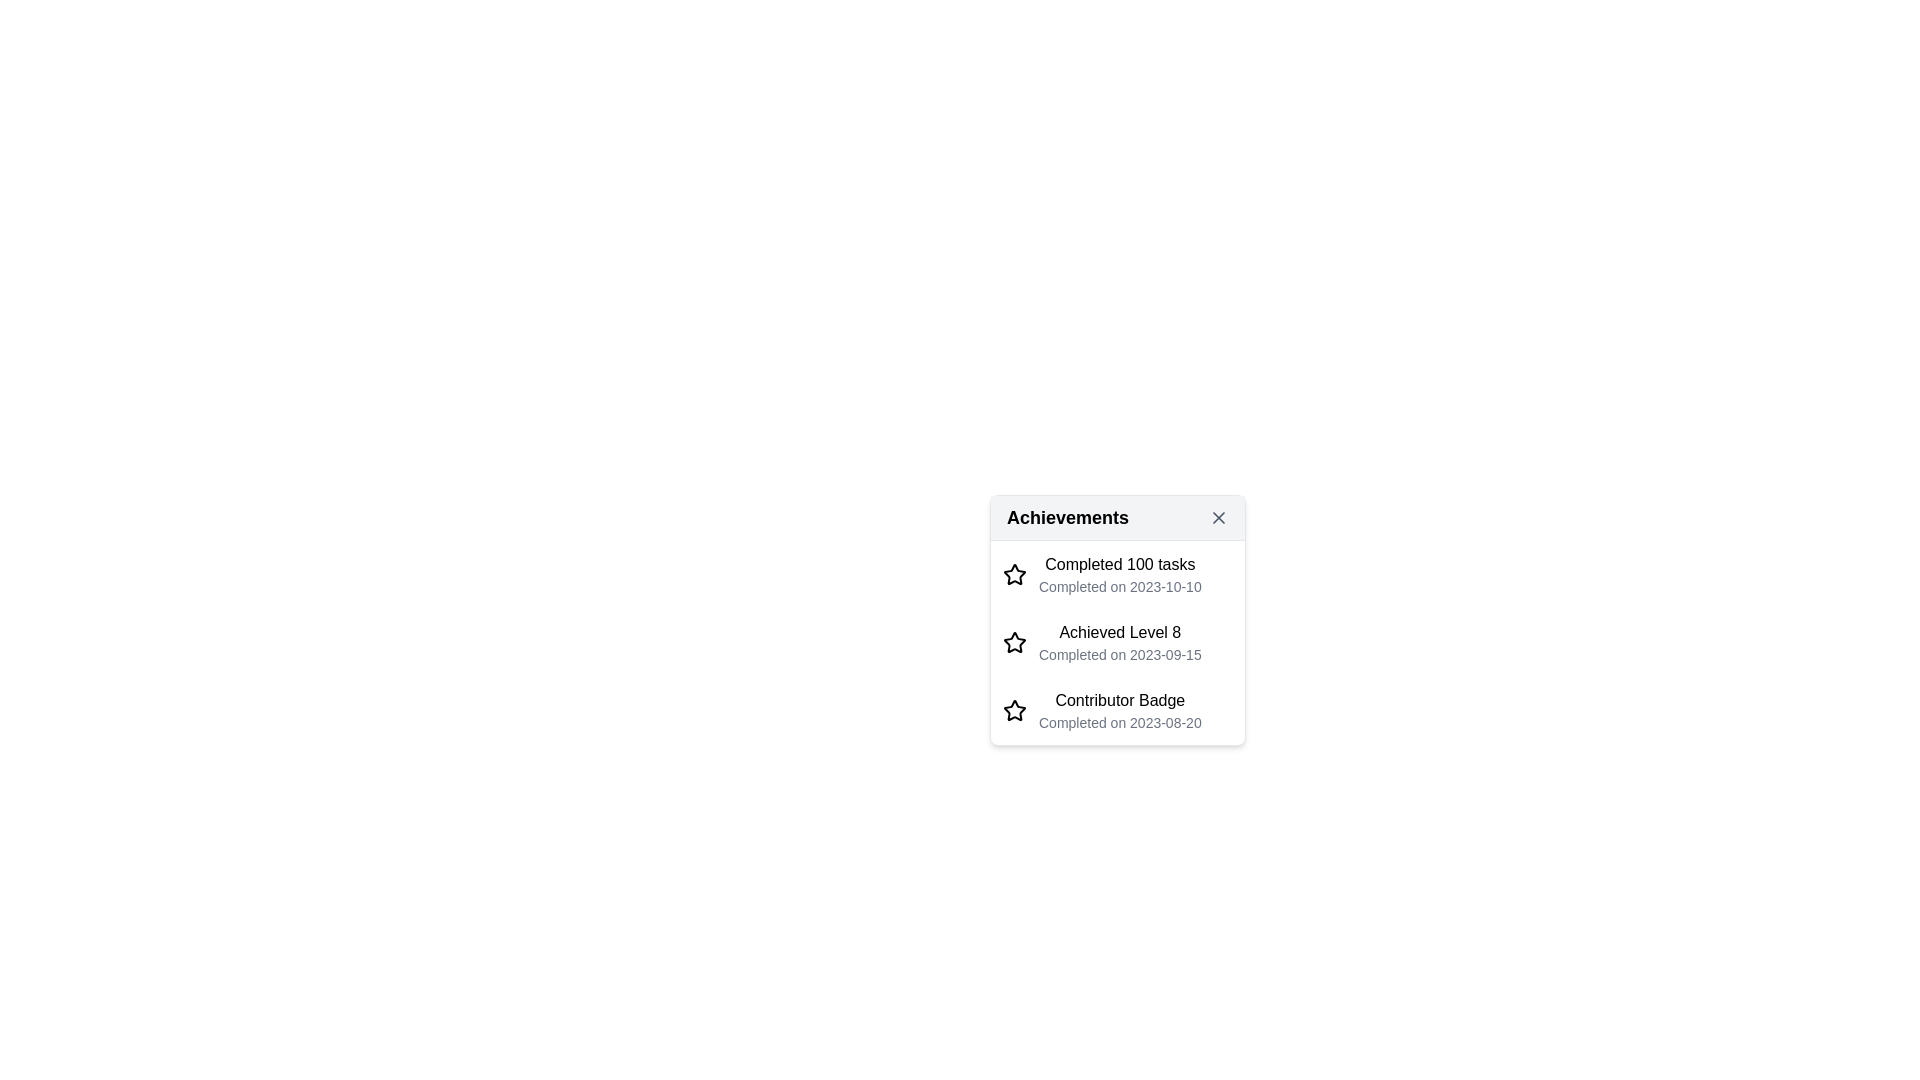  What do you see at coordinates (1117, 642) in the screenshot?
I see `information displayed in the Achievement display row featuring a golden star icon, with the text 'Achieved Level 8' and 'Completed on 2023-09-15.'` at bounding box center [1117, 642].